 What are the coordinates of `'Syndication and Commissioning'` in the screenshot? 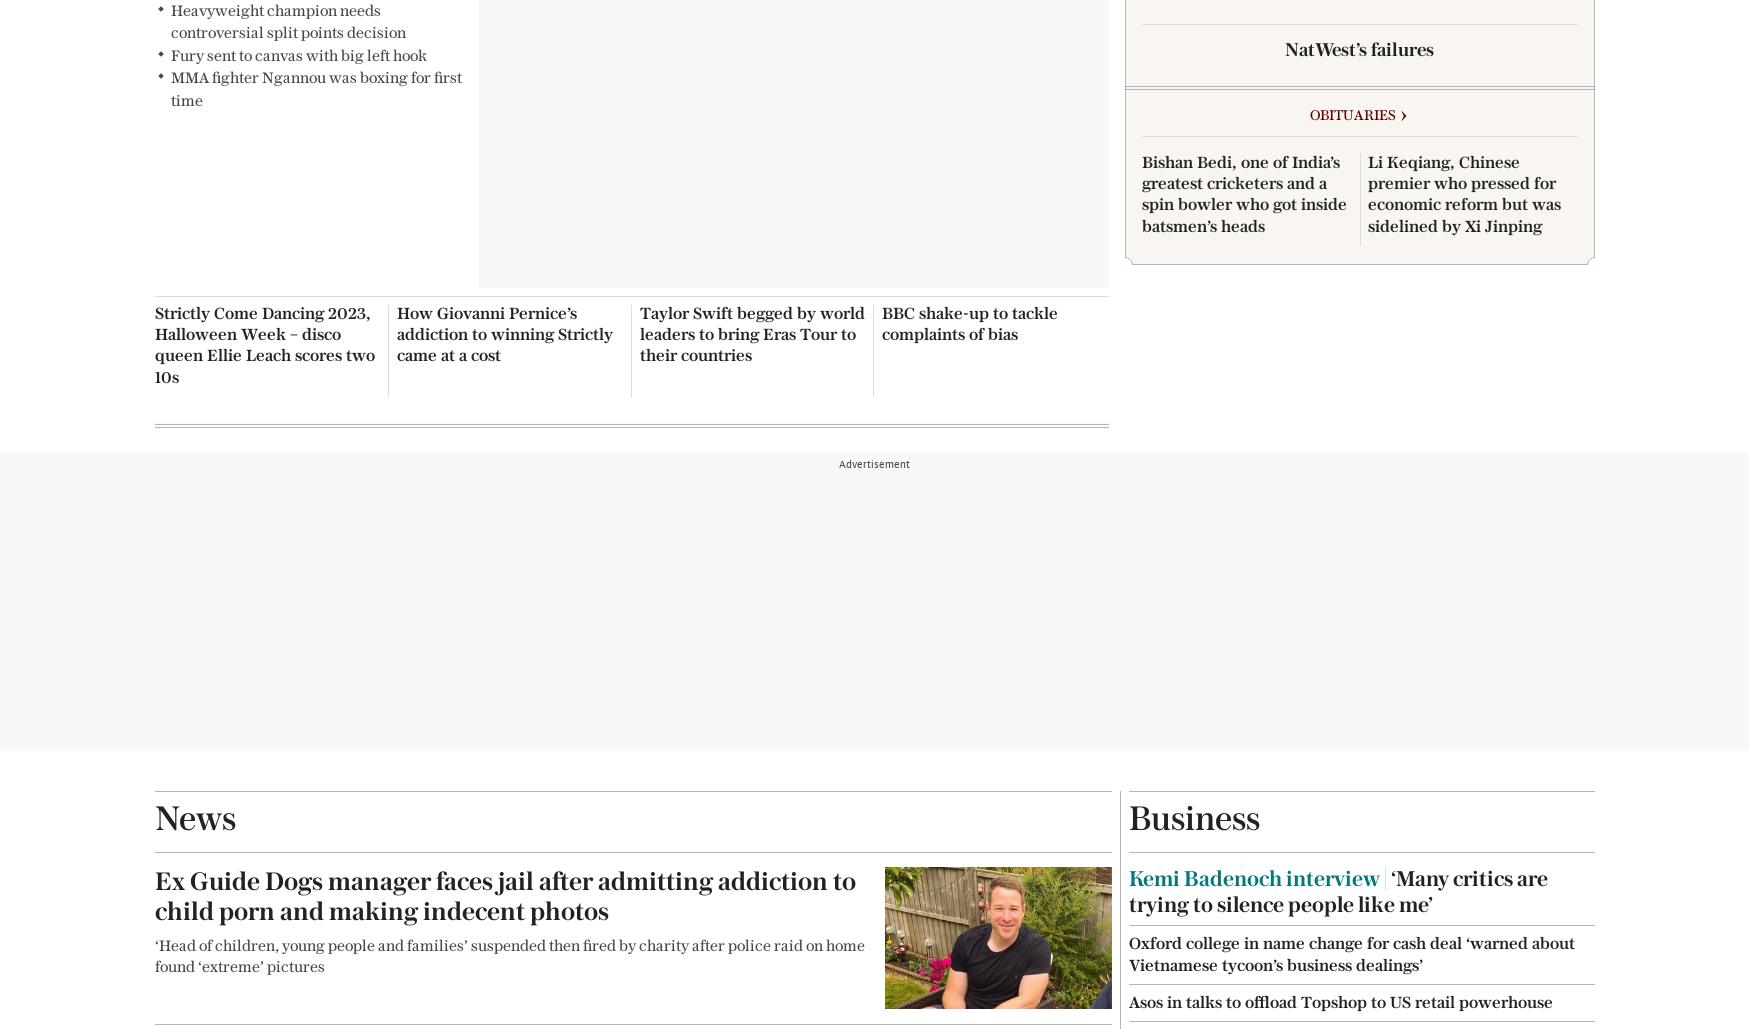 It's located at (463, 85).